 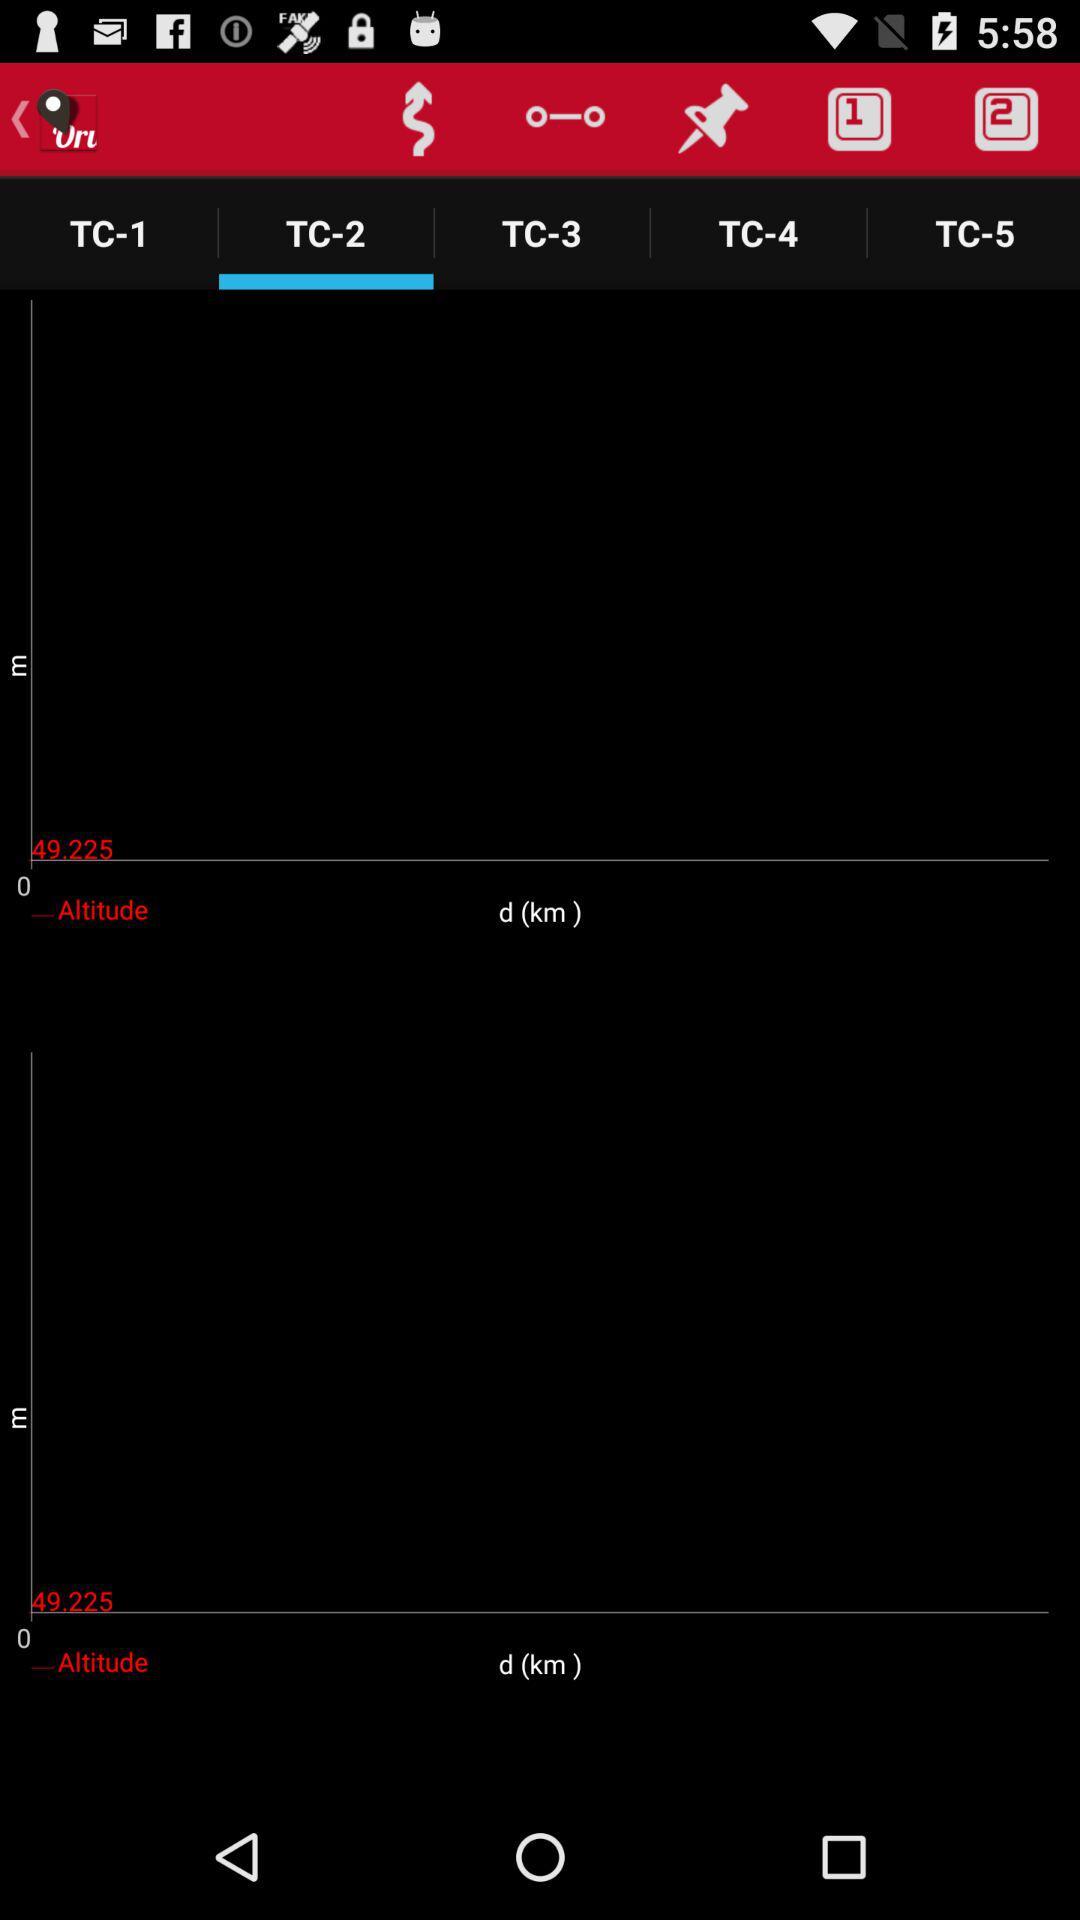 What do you see at coordinates (711, 118) in the screenshot?
I see `pin this` at bounding box center [711, 118].